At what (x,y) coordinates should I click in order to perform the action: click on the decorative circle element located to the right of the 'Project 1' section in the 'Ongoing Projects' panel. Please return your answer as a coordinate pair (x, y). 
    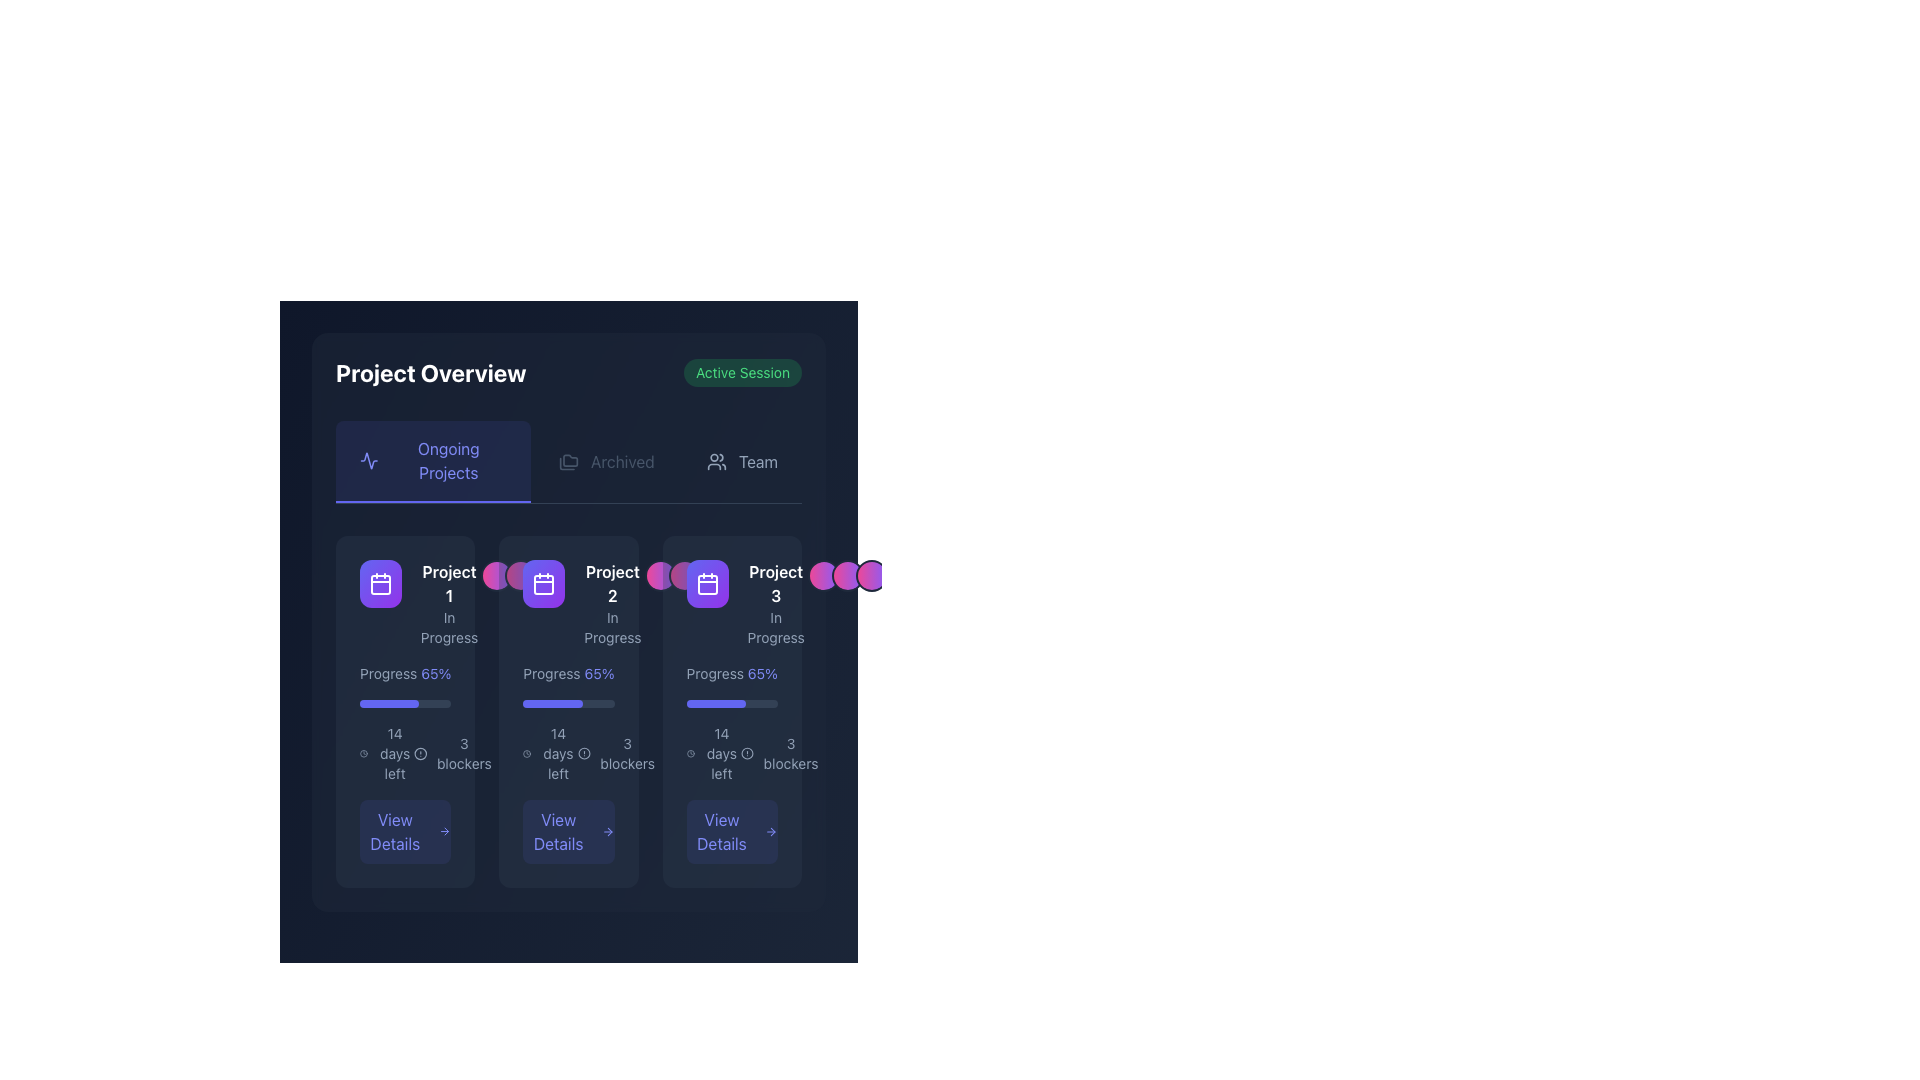
    Looking at the image, I should click on (497, 575).